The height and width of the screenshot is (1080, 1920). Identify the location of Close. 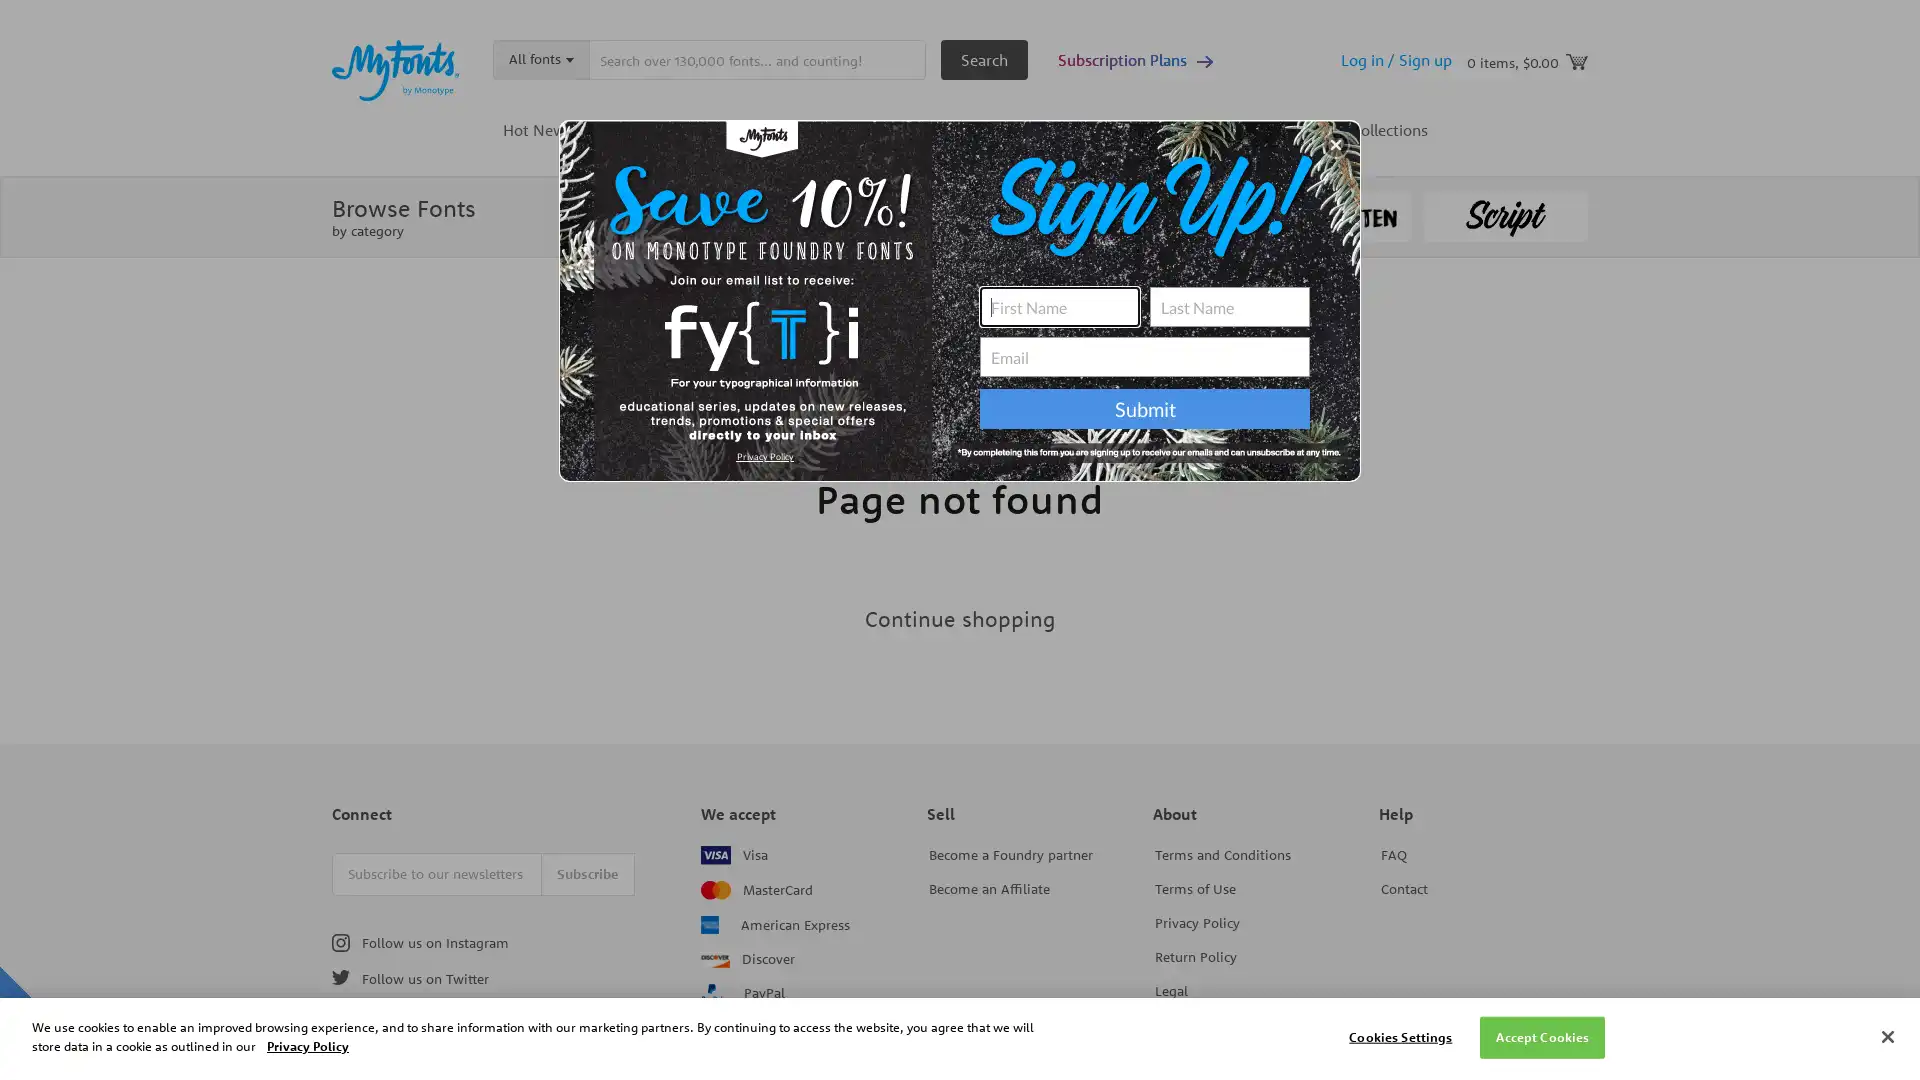
(1886, 1035).